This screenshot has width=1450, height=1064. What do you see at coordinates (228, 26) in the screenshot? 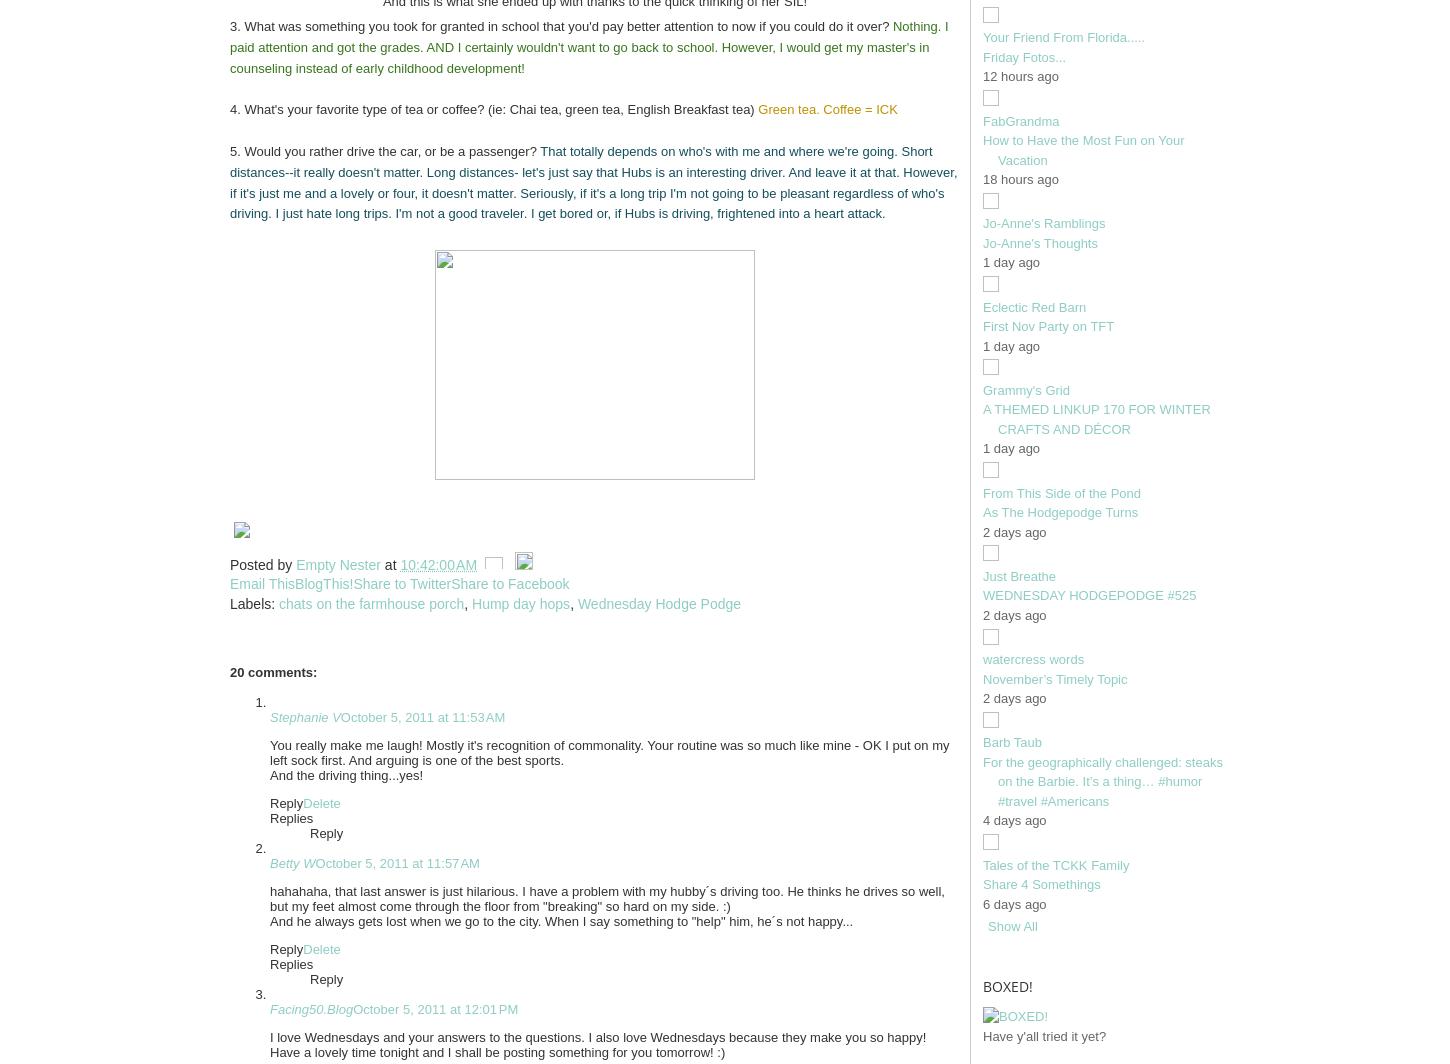
I see `'3. What was something you took for granted in school that you'd pay better attention to now if you could do it over?'` at bounding box center [228, 26].